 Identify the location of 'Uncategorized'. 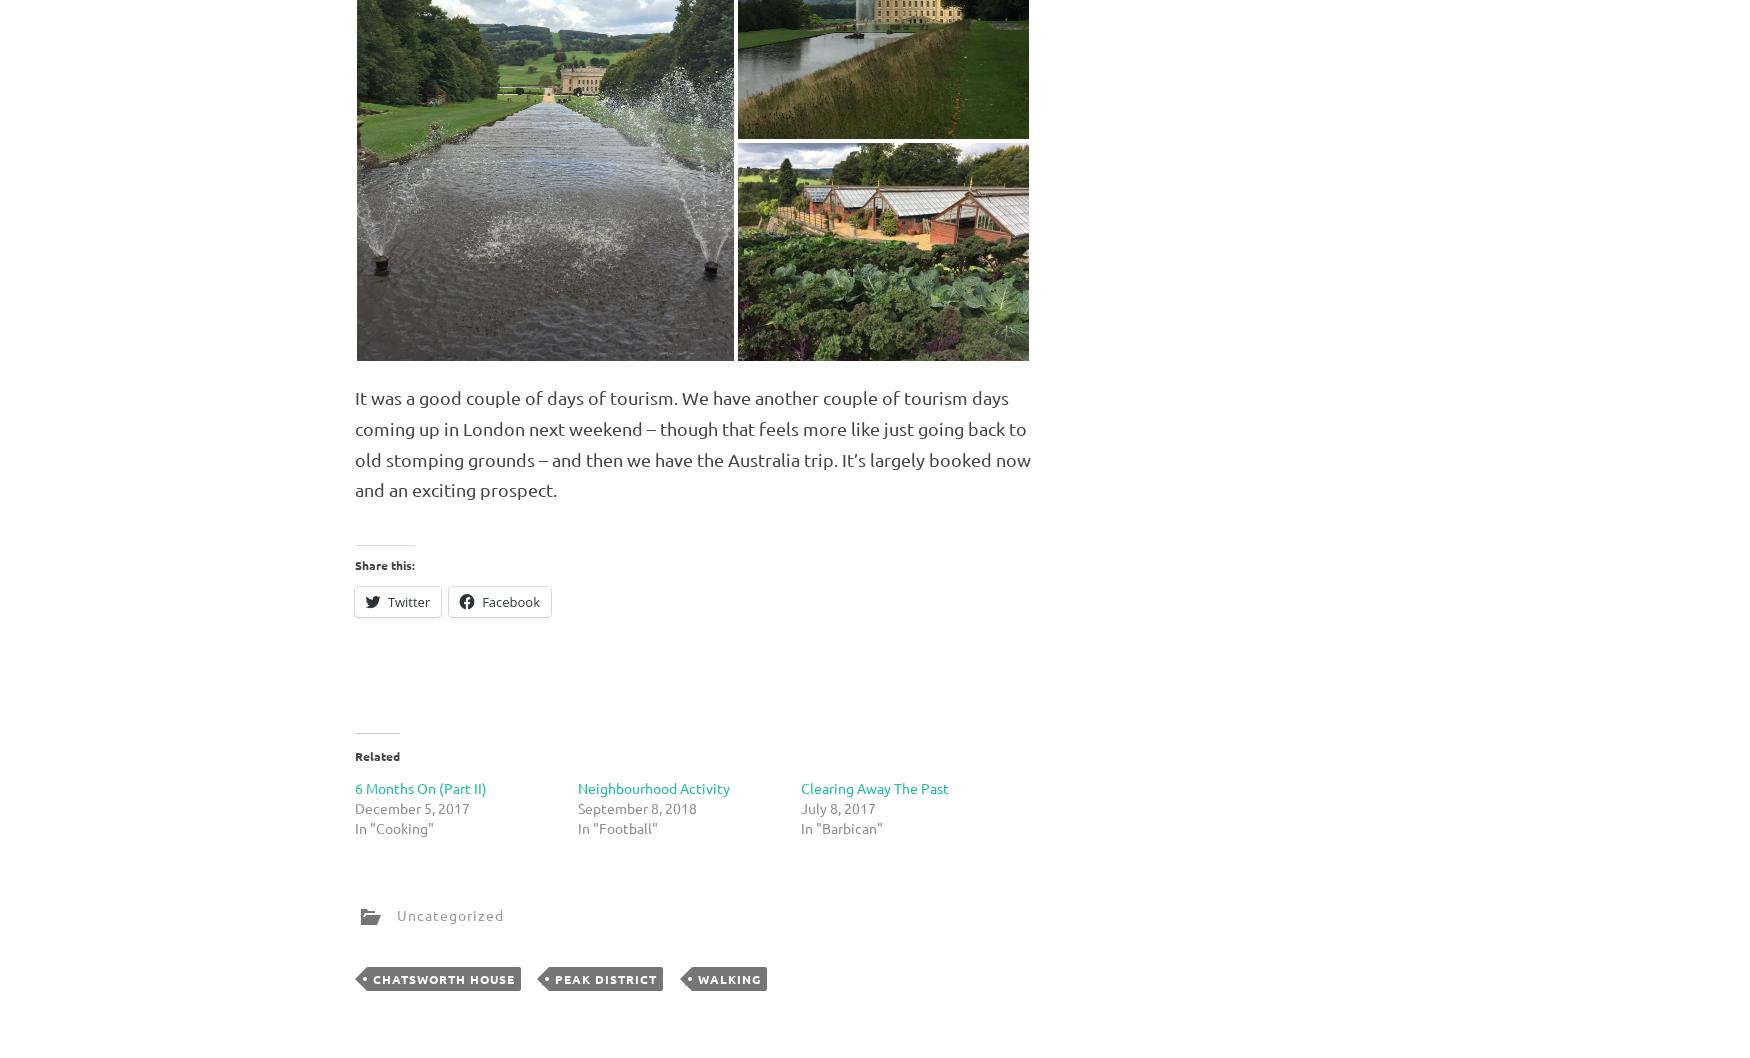
(396, 914).